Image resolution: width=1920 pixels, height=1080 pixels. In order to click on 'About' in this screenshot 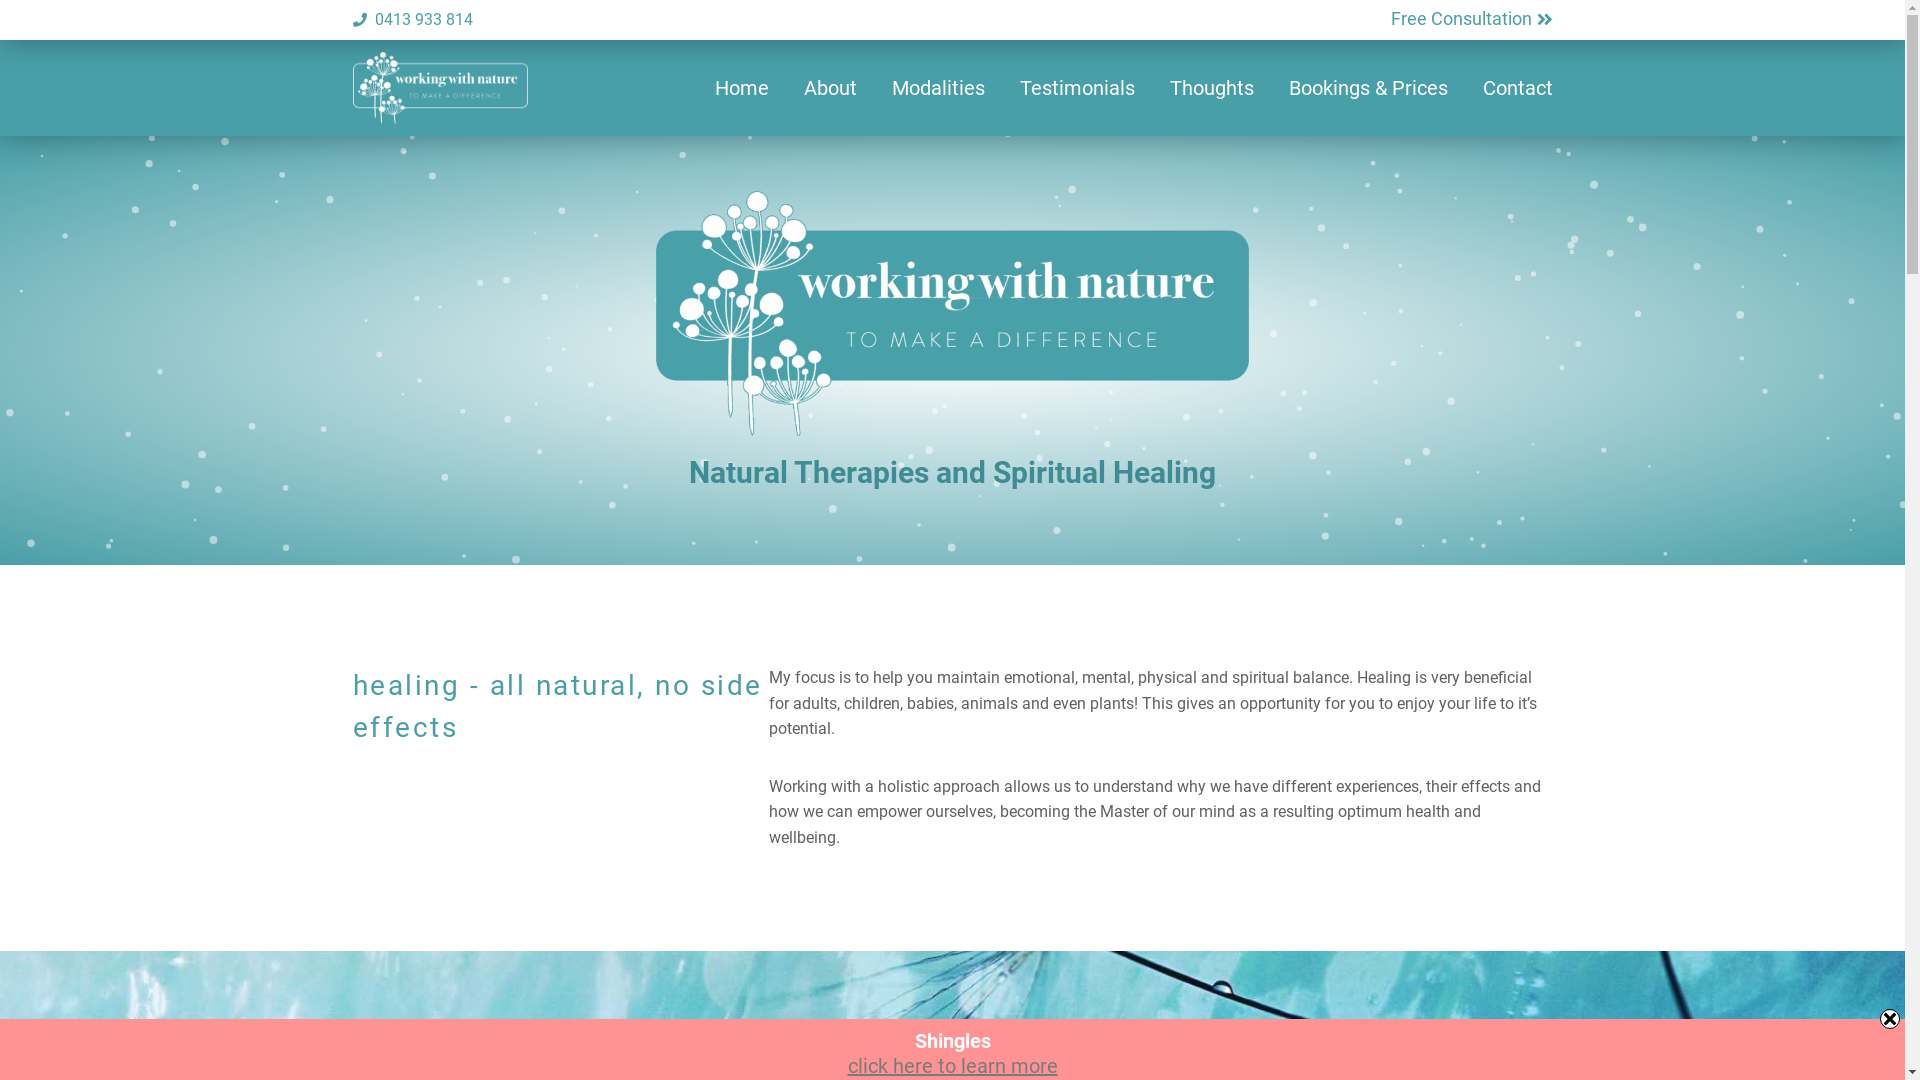, I will do `click(830, 87)`.